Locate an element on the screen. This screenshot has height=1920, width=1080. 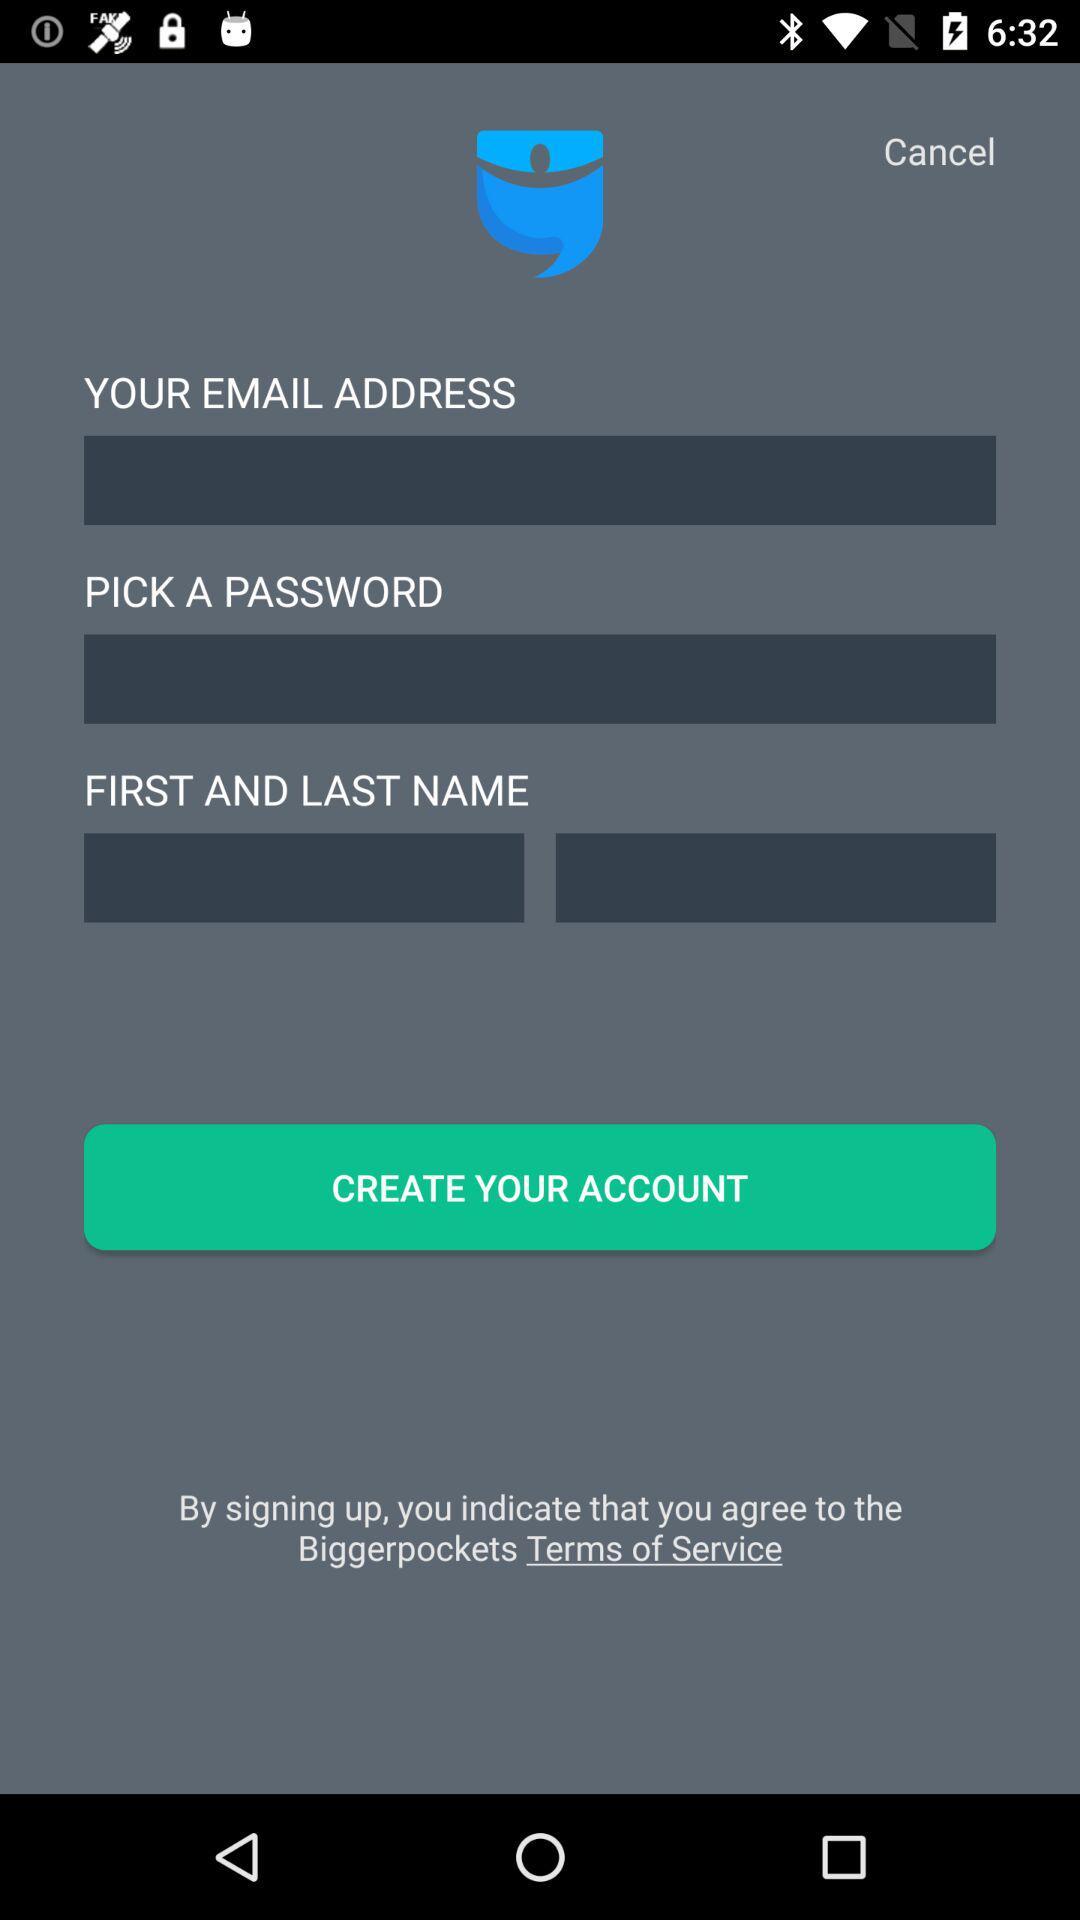
icon below create your account item is located at coordinates (540, 1536).